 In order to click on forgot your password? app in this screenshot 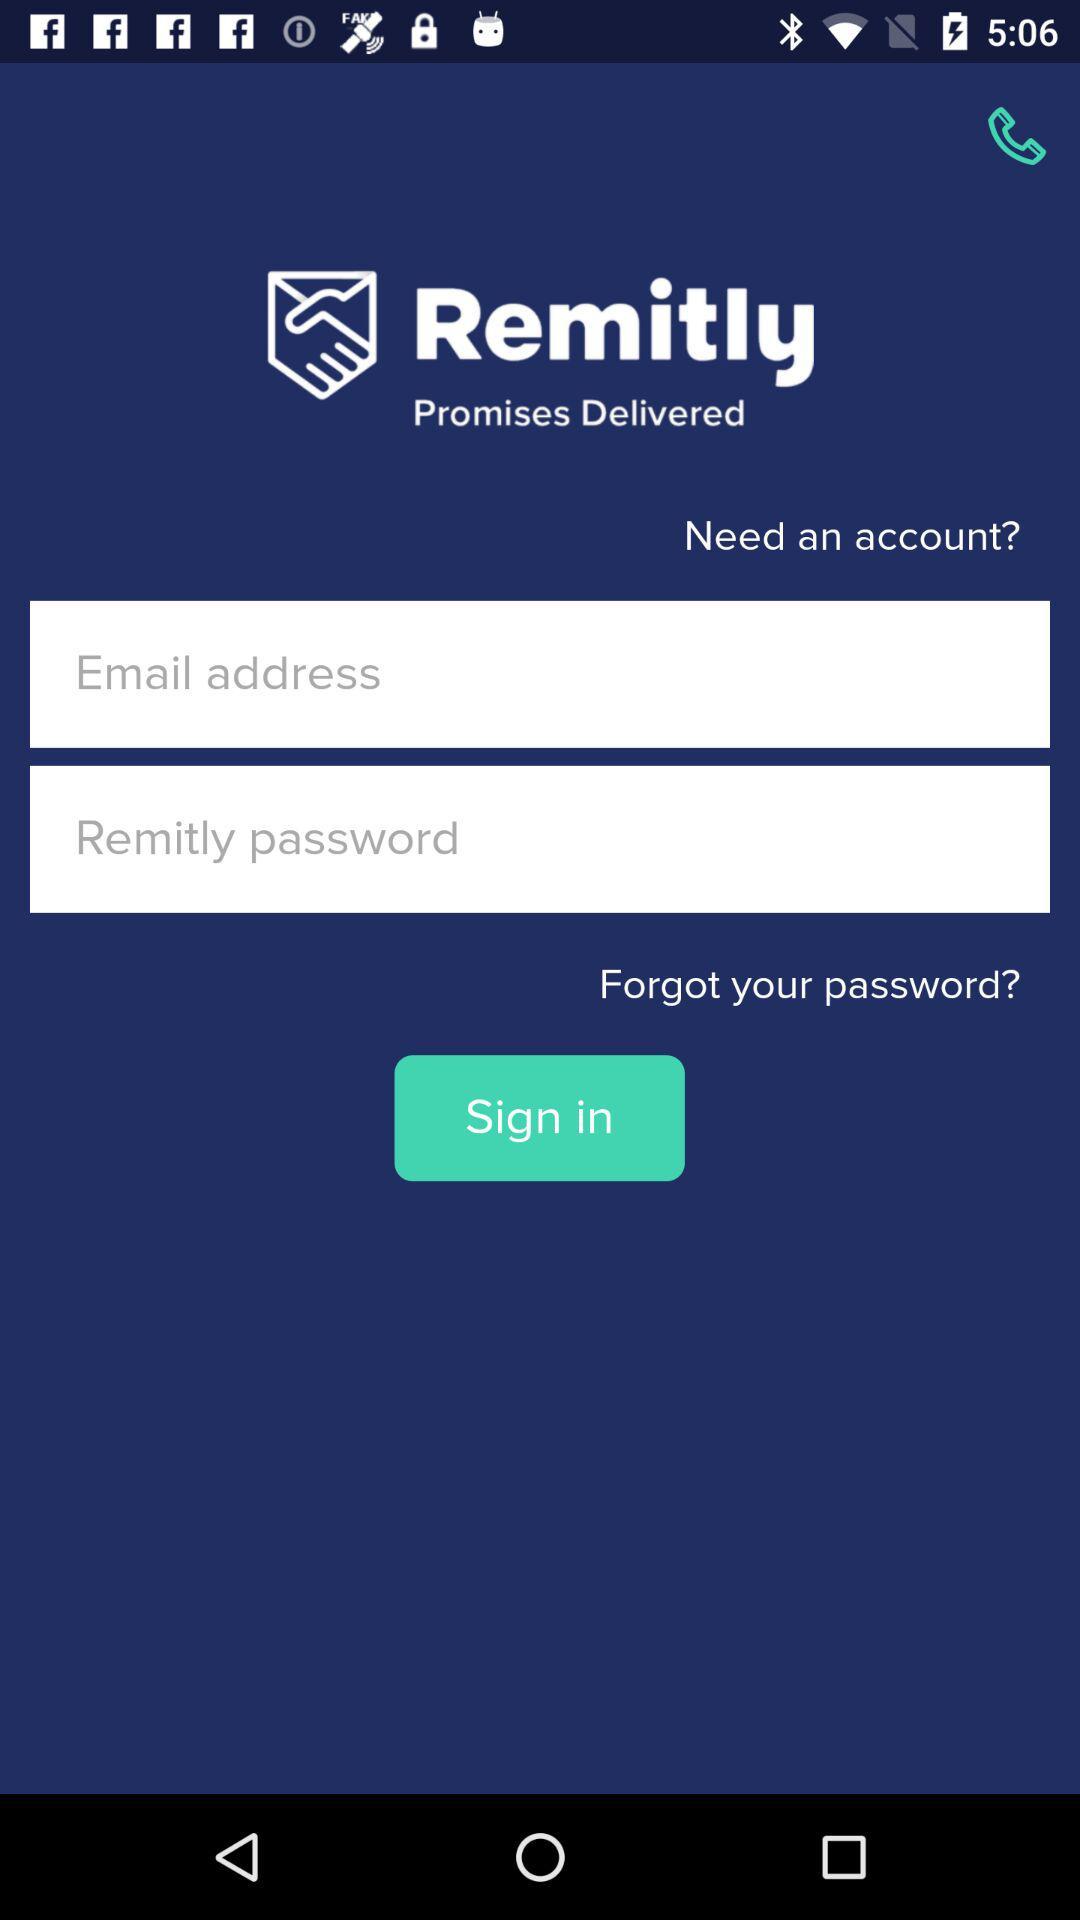, I will do `click(540, 985)`.